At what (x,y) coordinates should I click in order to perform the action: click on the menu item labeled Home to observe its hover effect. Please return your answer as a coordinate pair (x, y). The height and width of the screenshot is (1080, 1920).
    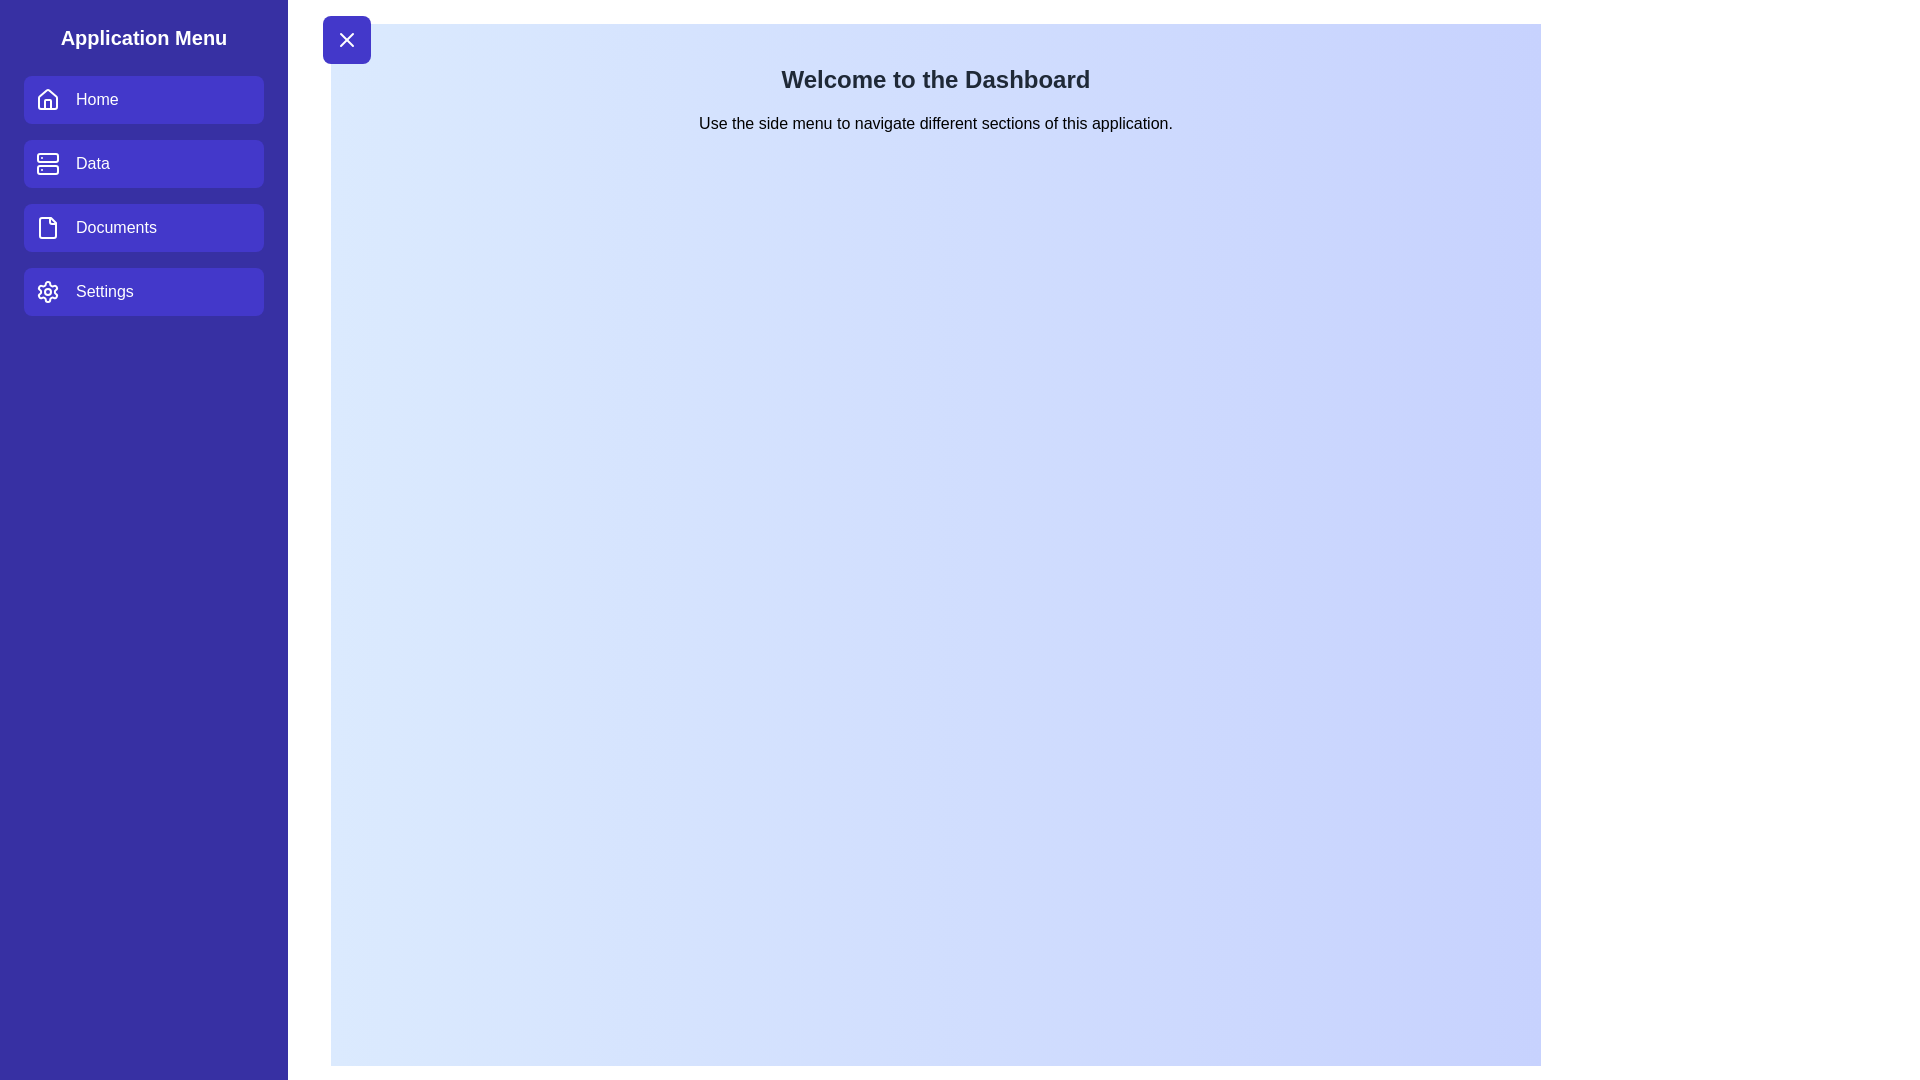
    Looking at the image, I should click on (143, 100).